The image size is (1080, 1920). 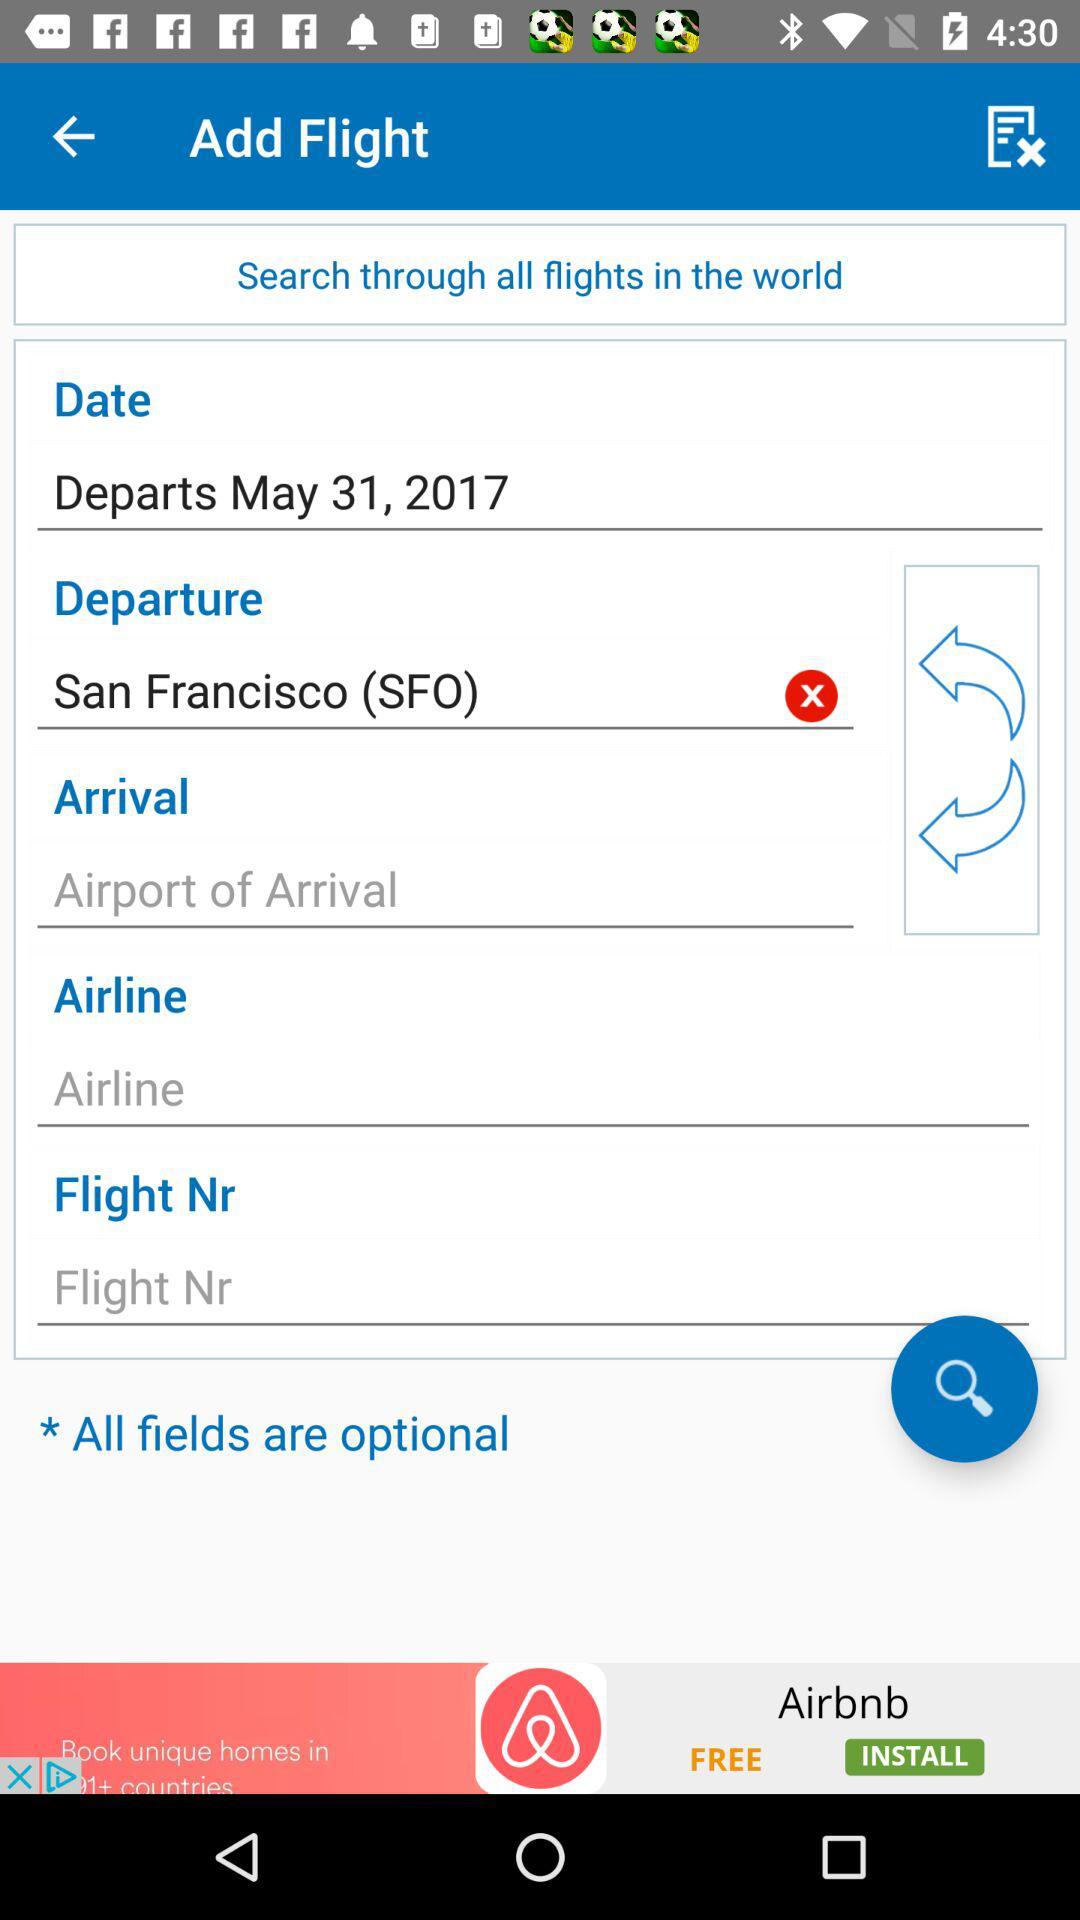 I want to click on arrival option, so click(x=444, y=893).